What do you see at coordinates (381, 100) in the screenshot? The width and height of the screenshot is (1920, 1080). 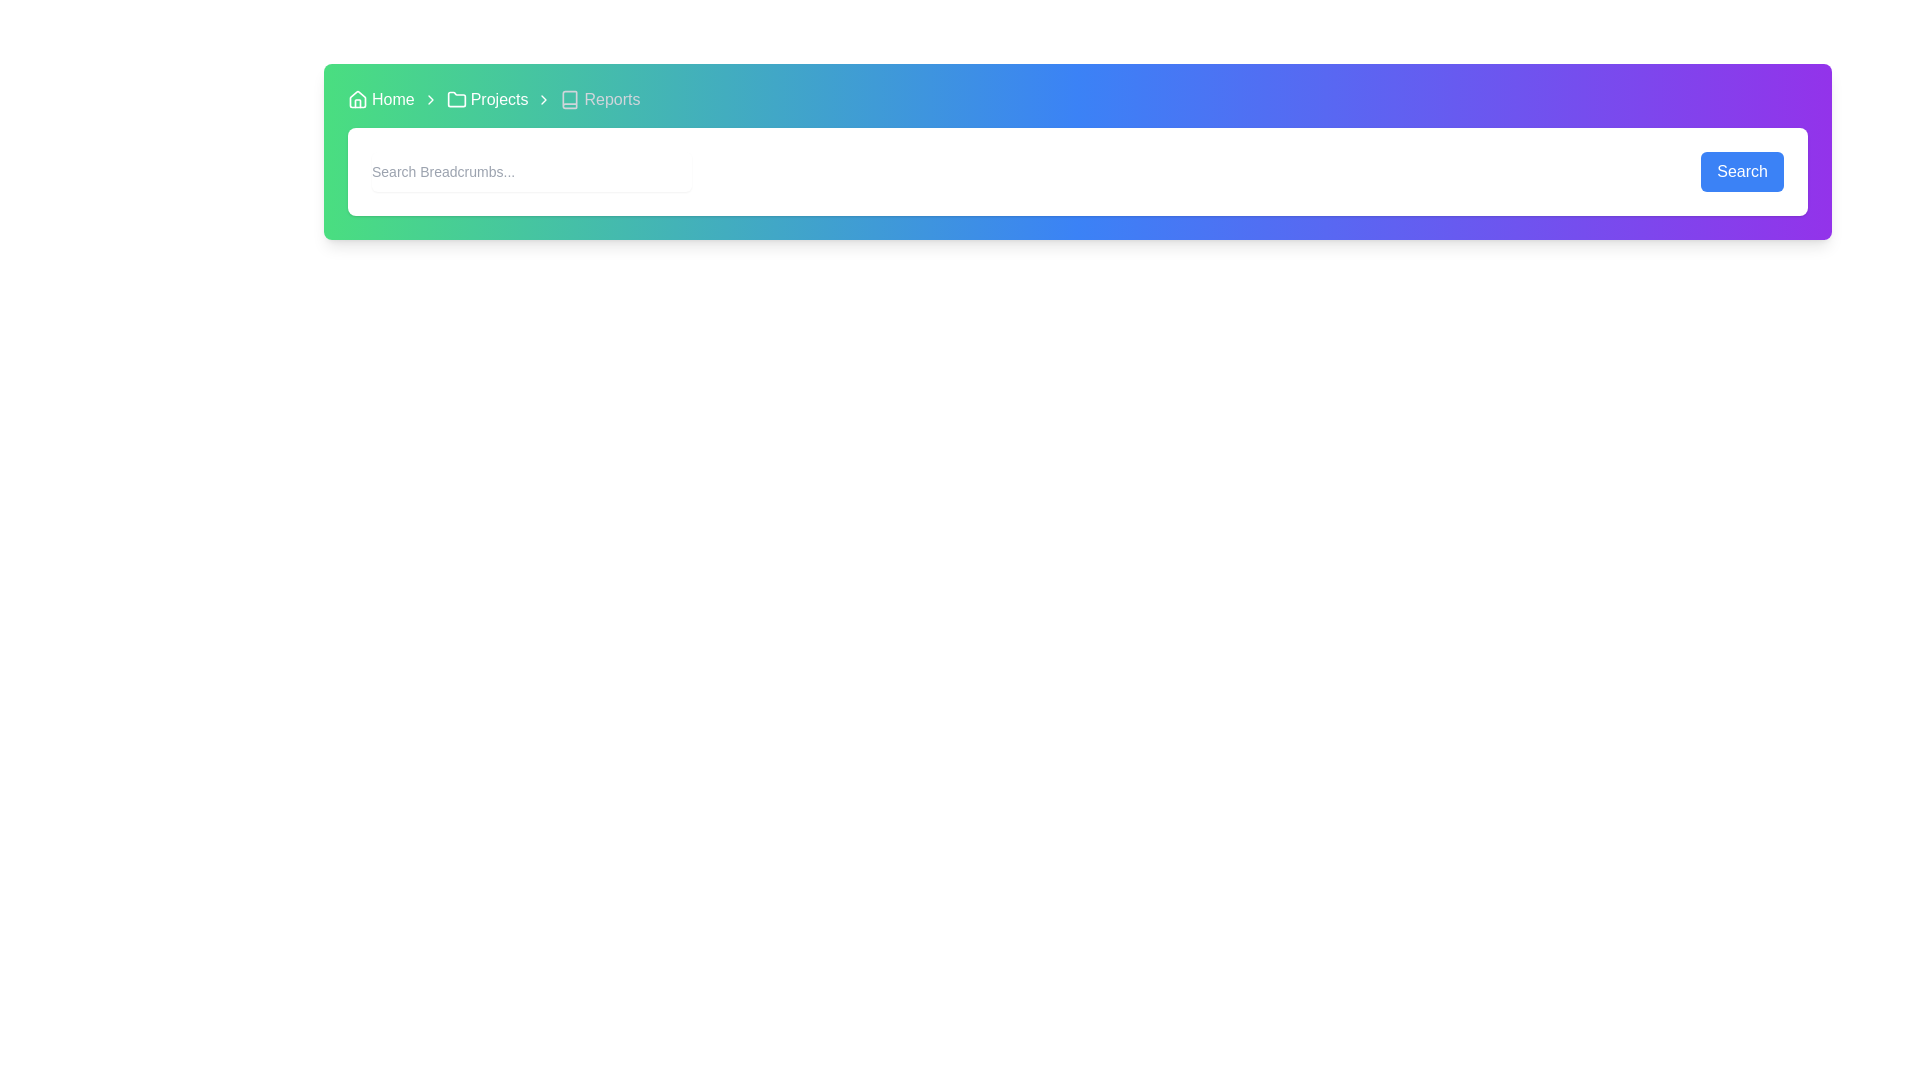 I see `the 'Home' navigation link with a house icon to trigger the visual hover effect` at bounding box center [381, 100].